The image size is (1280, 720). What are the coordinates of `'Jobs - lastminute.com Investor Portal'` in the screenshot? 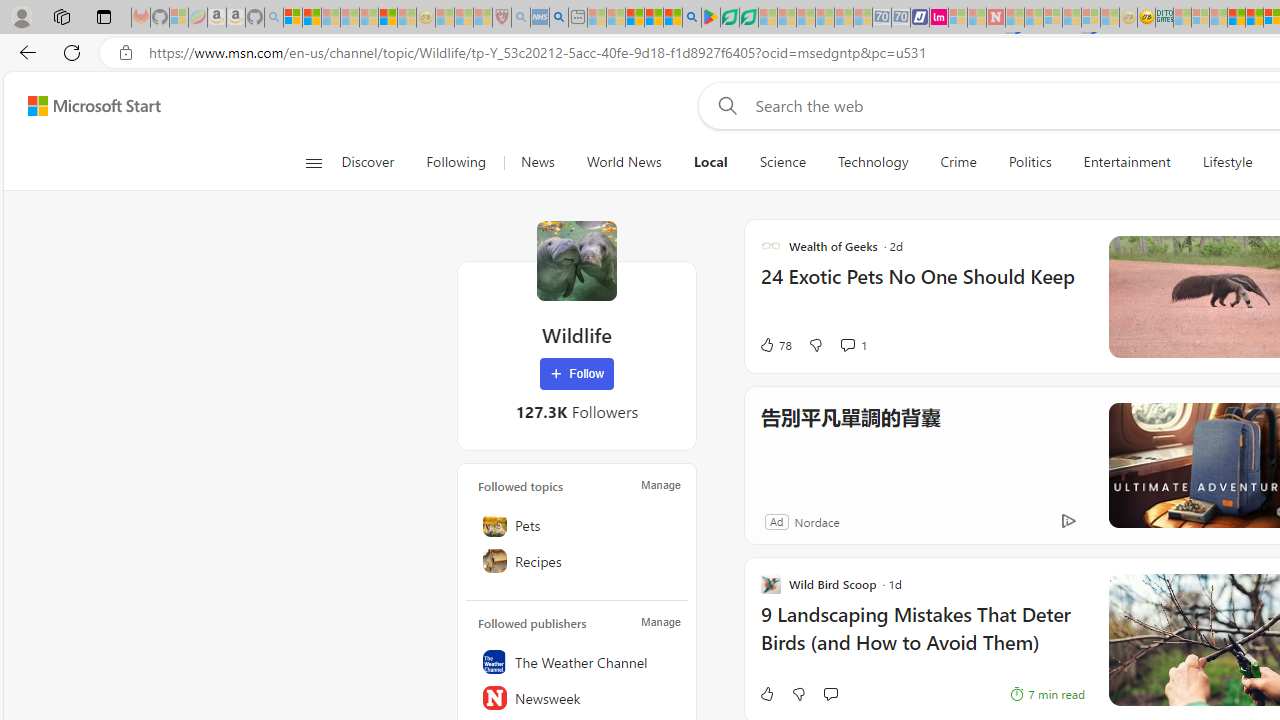 It's located at (938, 17).